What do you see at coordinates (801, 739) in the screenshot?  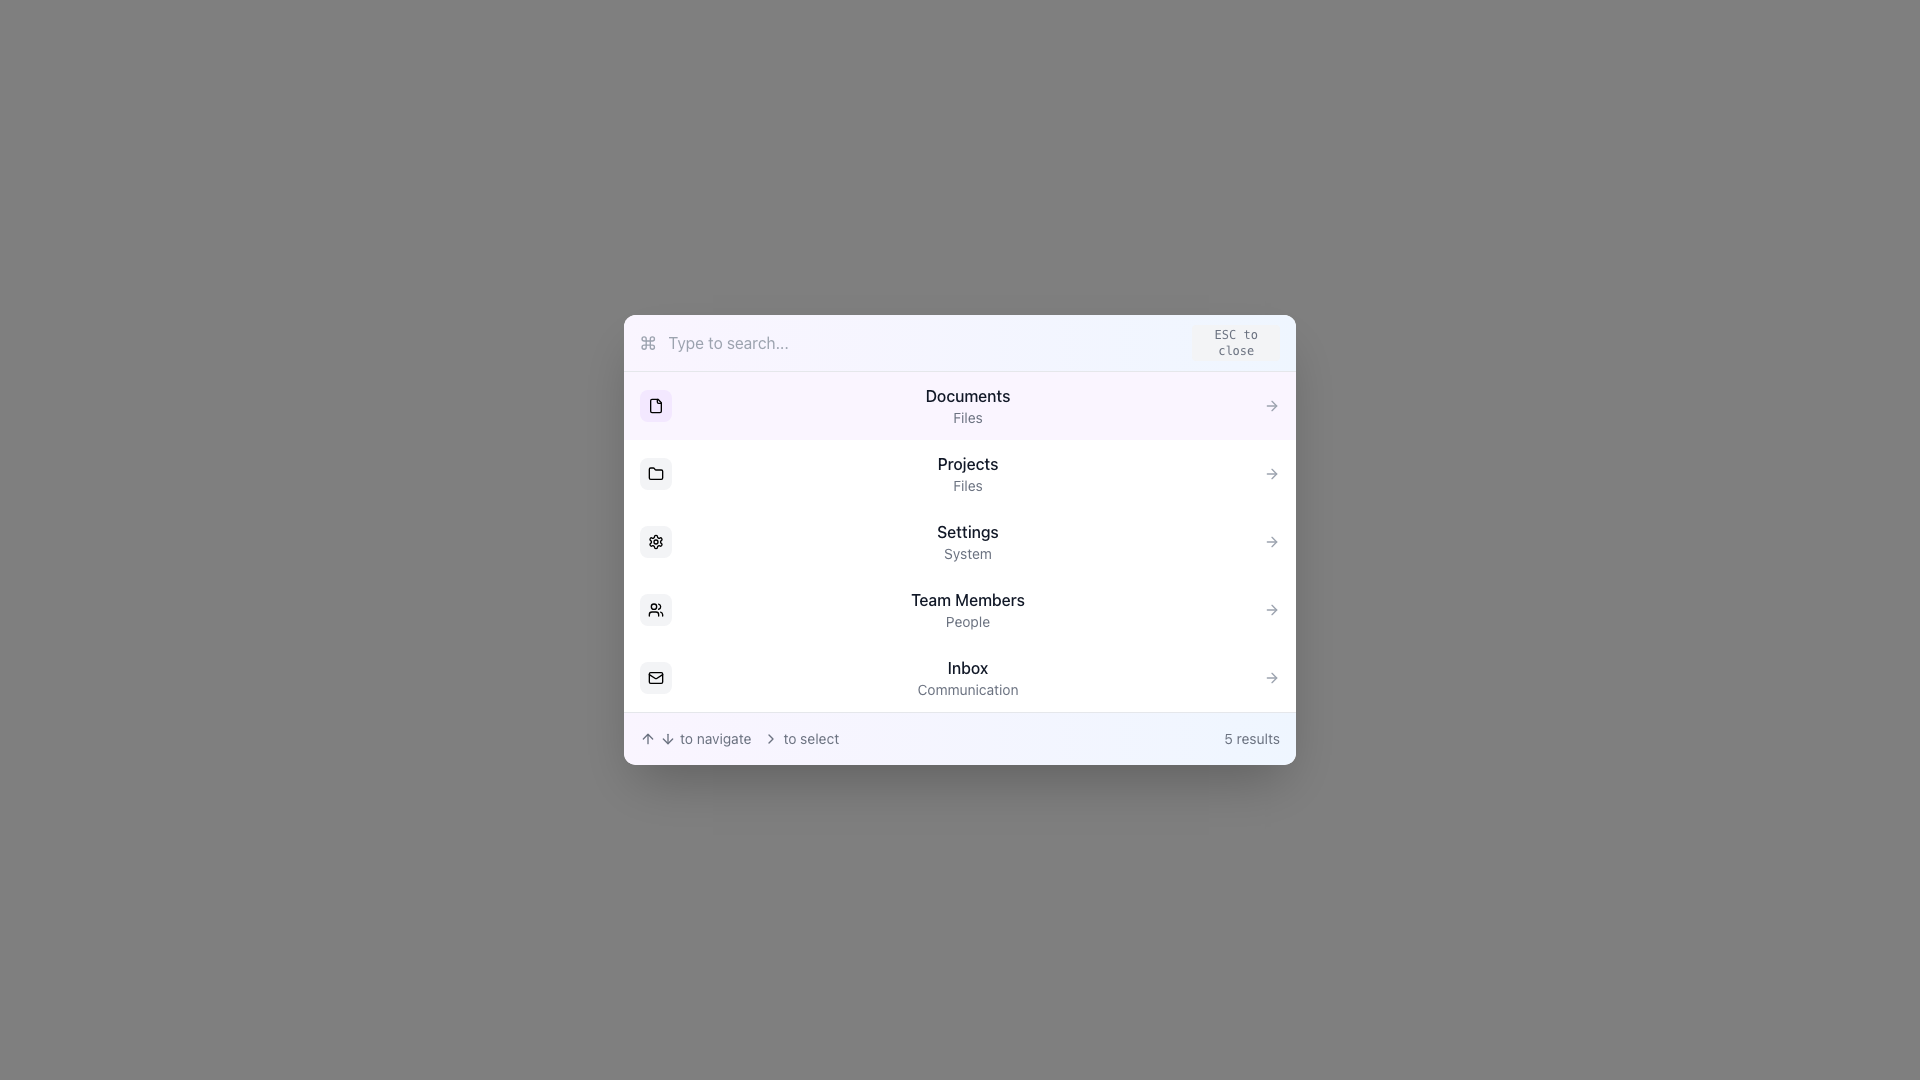 I see `the text label that reads 'to select', which is positioned next to an icon resembling a right-facing arrowhead in the bottom section of the interface` at bounding box center [801, 739].